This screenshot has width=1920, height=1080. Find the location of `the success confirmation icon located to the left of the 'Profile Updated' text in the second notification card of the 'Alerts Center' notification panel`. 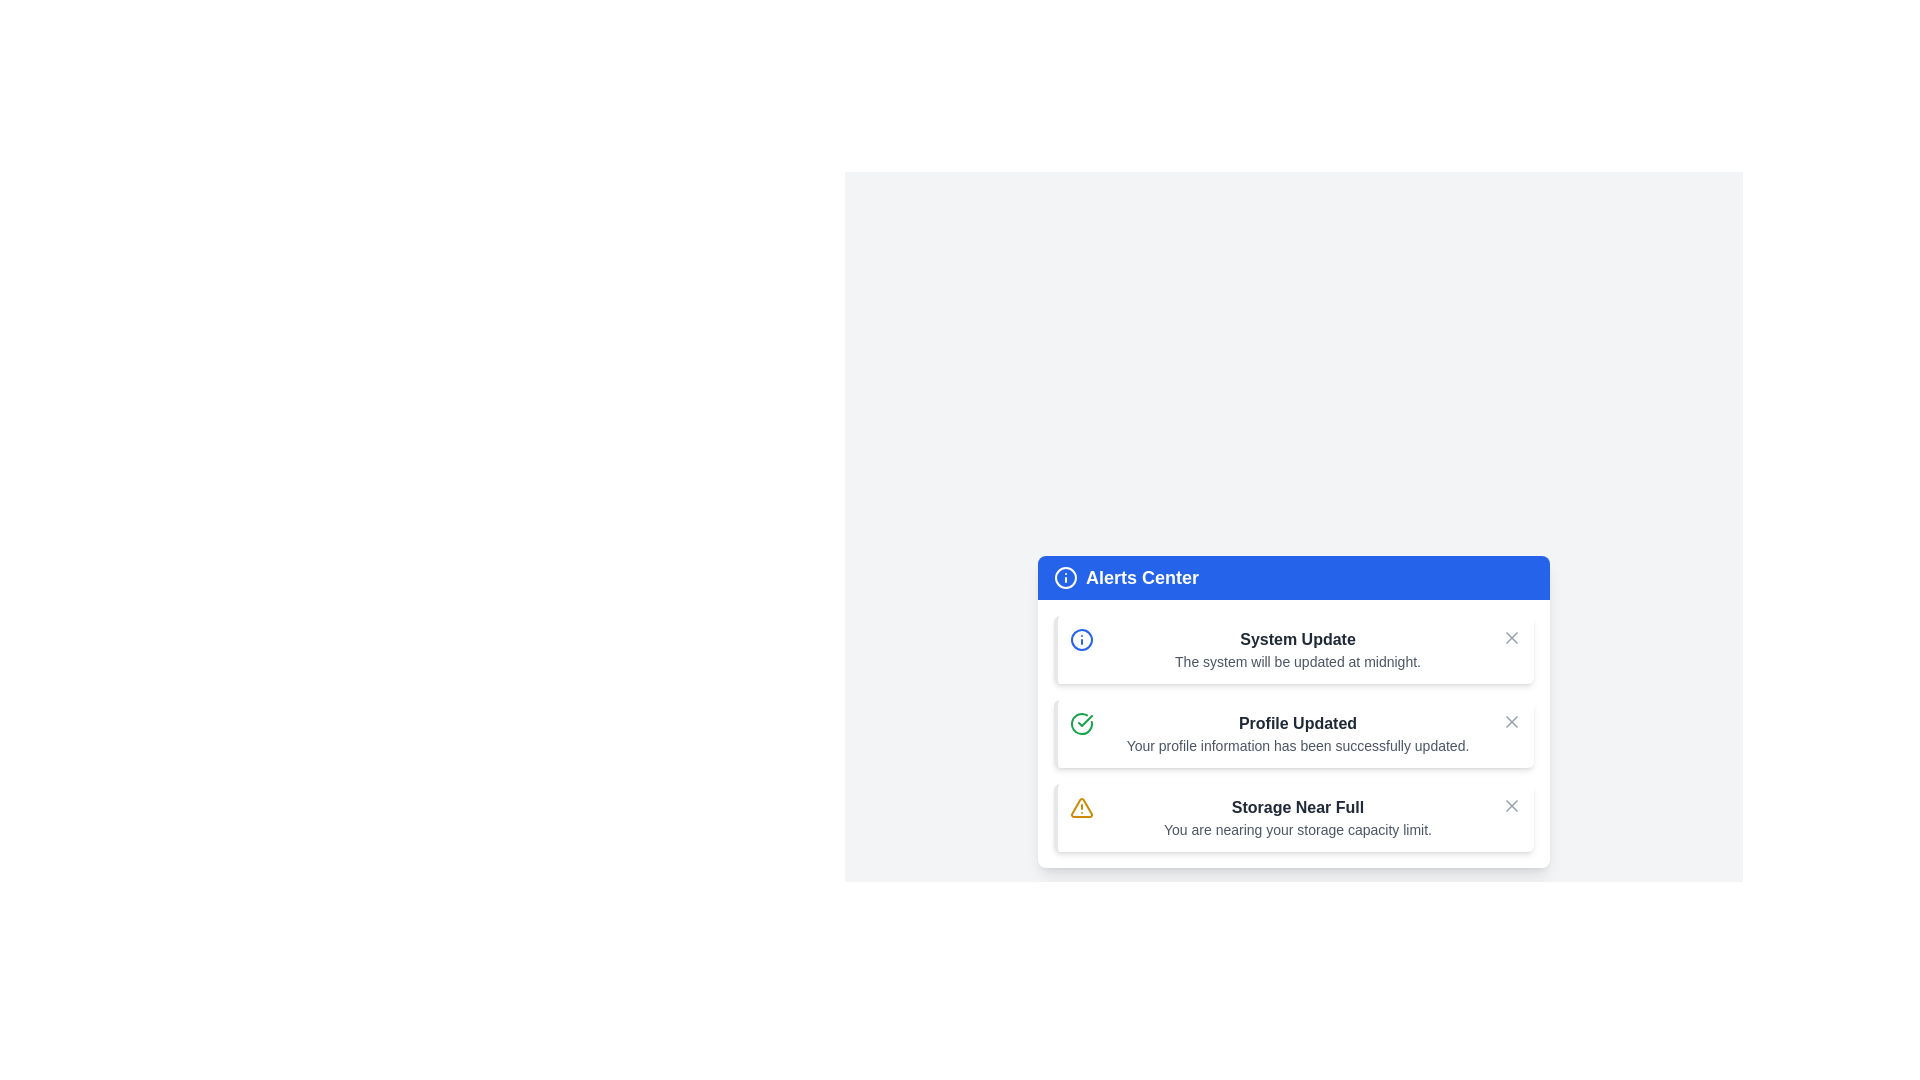

the success confirmation icon located to the left of the 'Profile Updated' text in the second notification card of the 'Alerts Center' notification panel is located at coordinates (1080, 724).